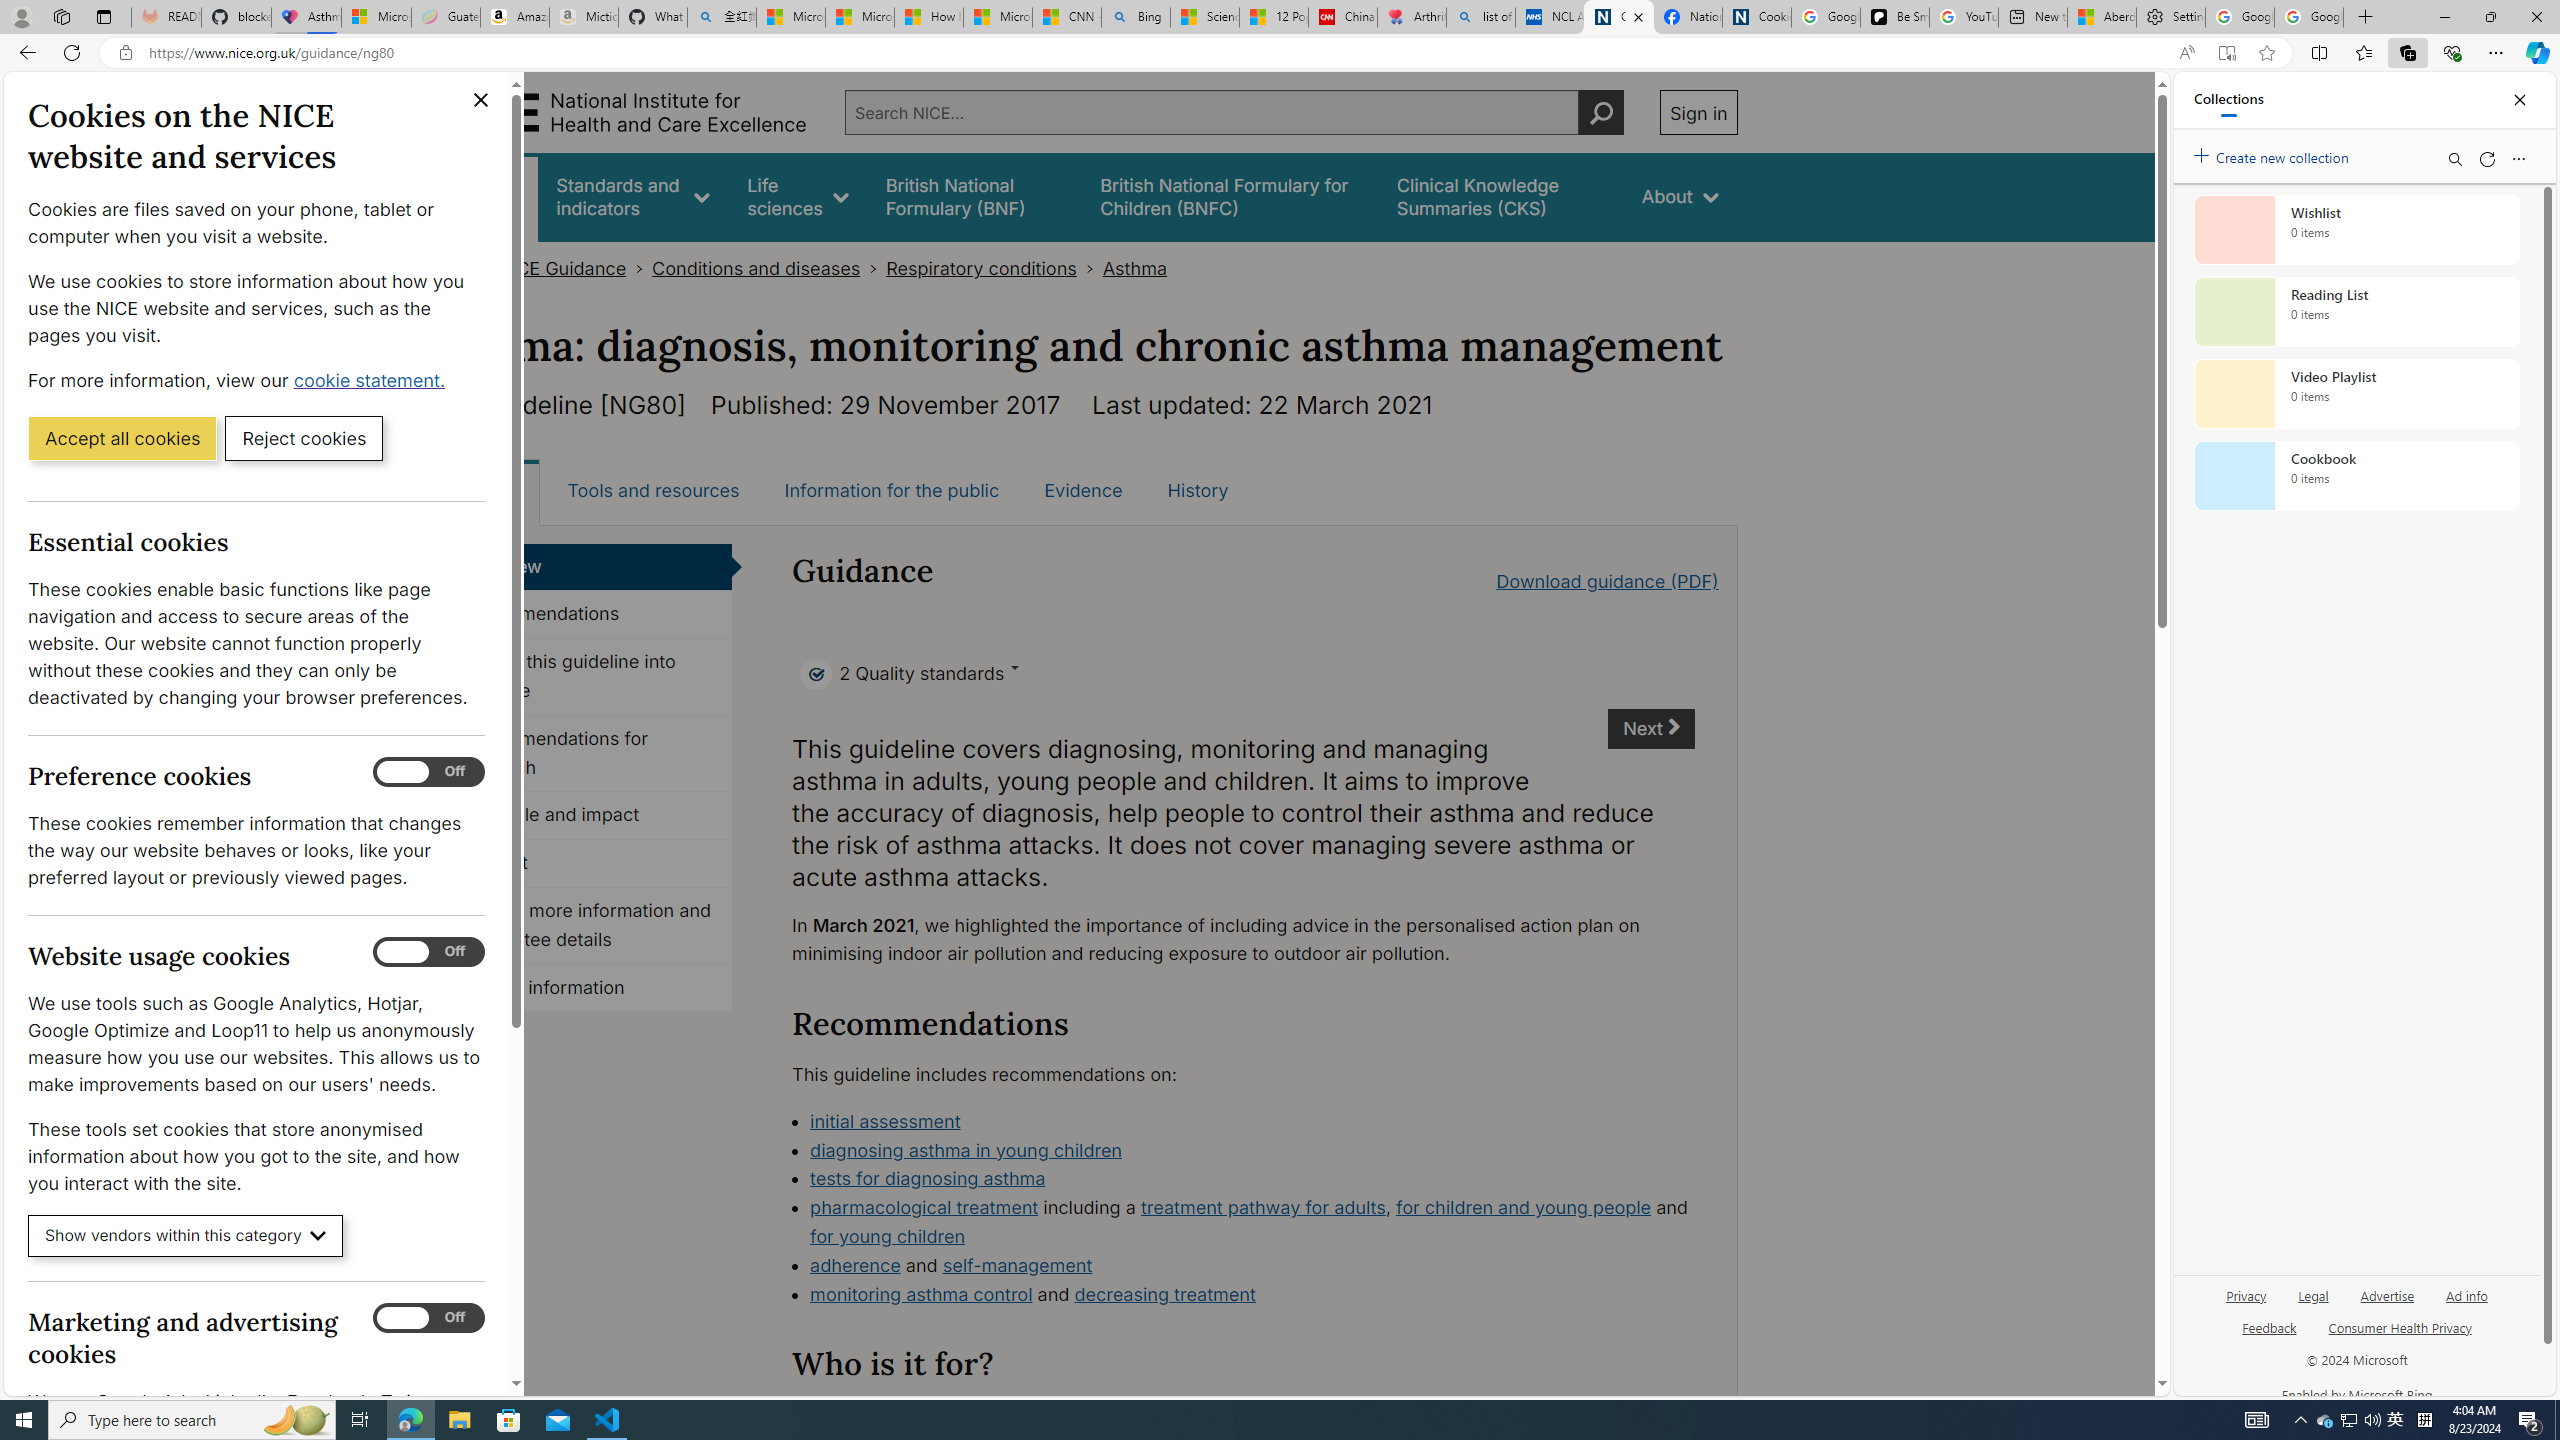 The height and width of the screenshot is (1440, 2560). Describe the element at coordinates (458, 268) in the screenshot. I see `'Home>'` at that location.